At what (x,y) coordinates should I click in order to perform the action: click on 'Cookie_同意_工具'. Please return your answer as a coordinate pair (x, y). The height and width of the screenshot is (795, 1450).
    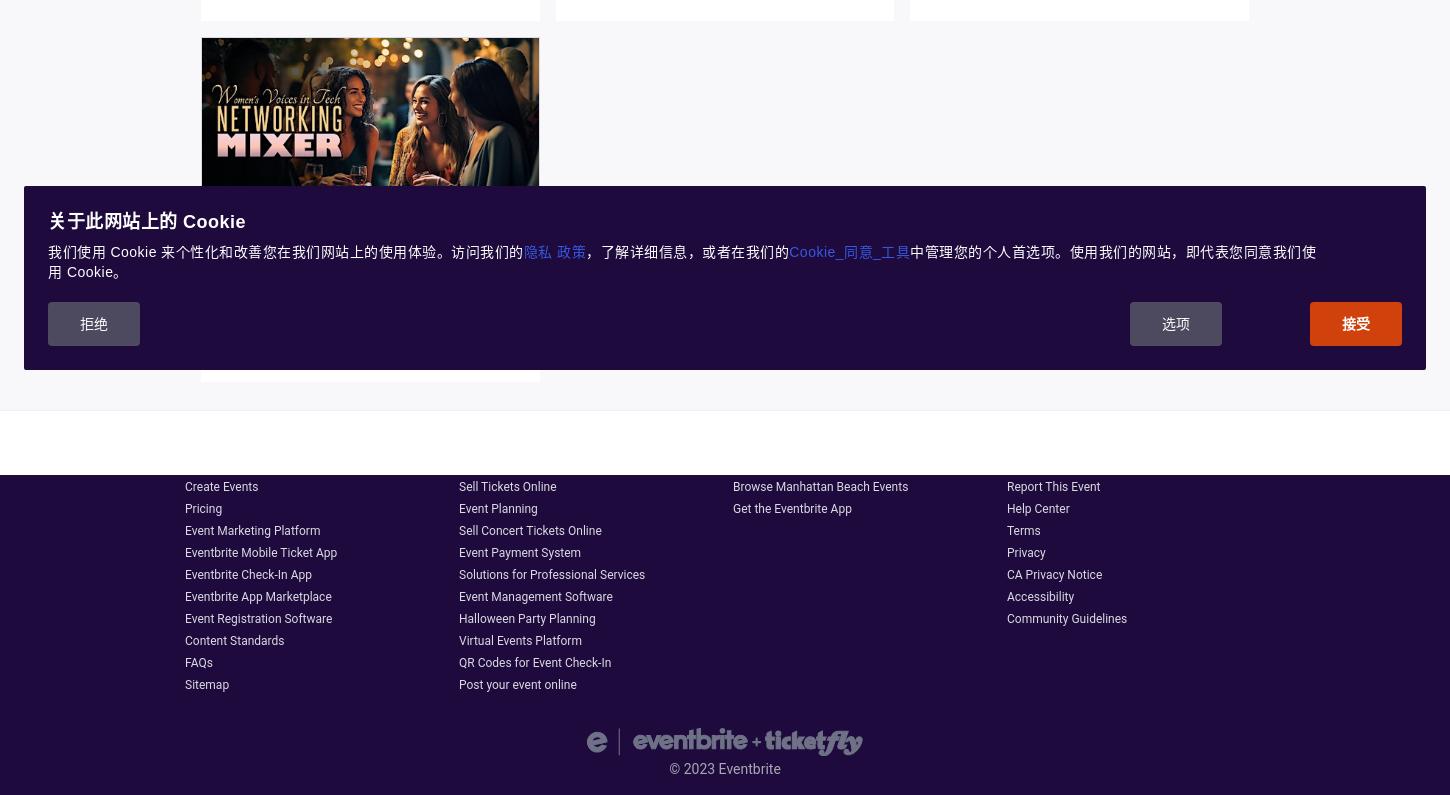
    Looking at the image, I should click on (788, 251).